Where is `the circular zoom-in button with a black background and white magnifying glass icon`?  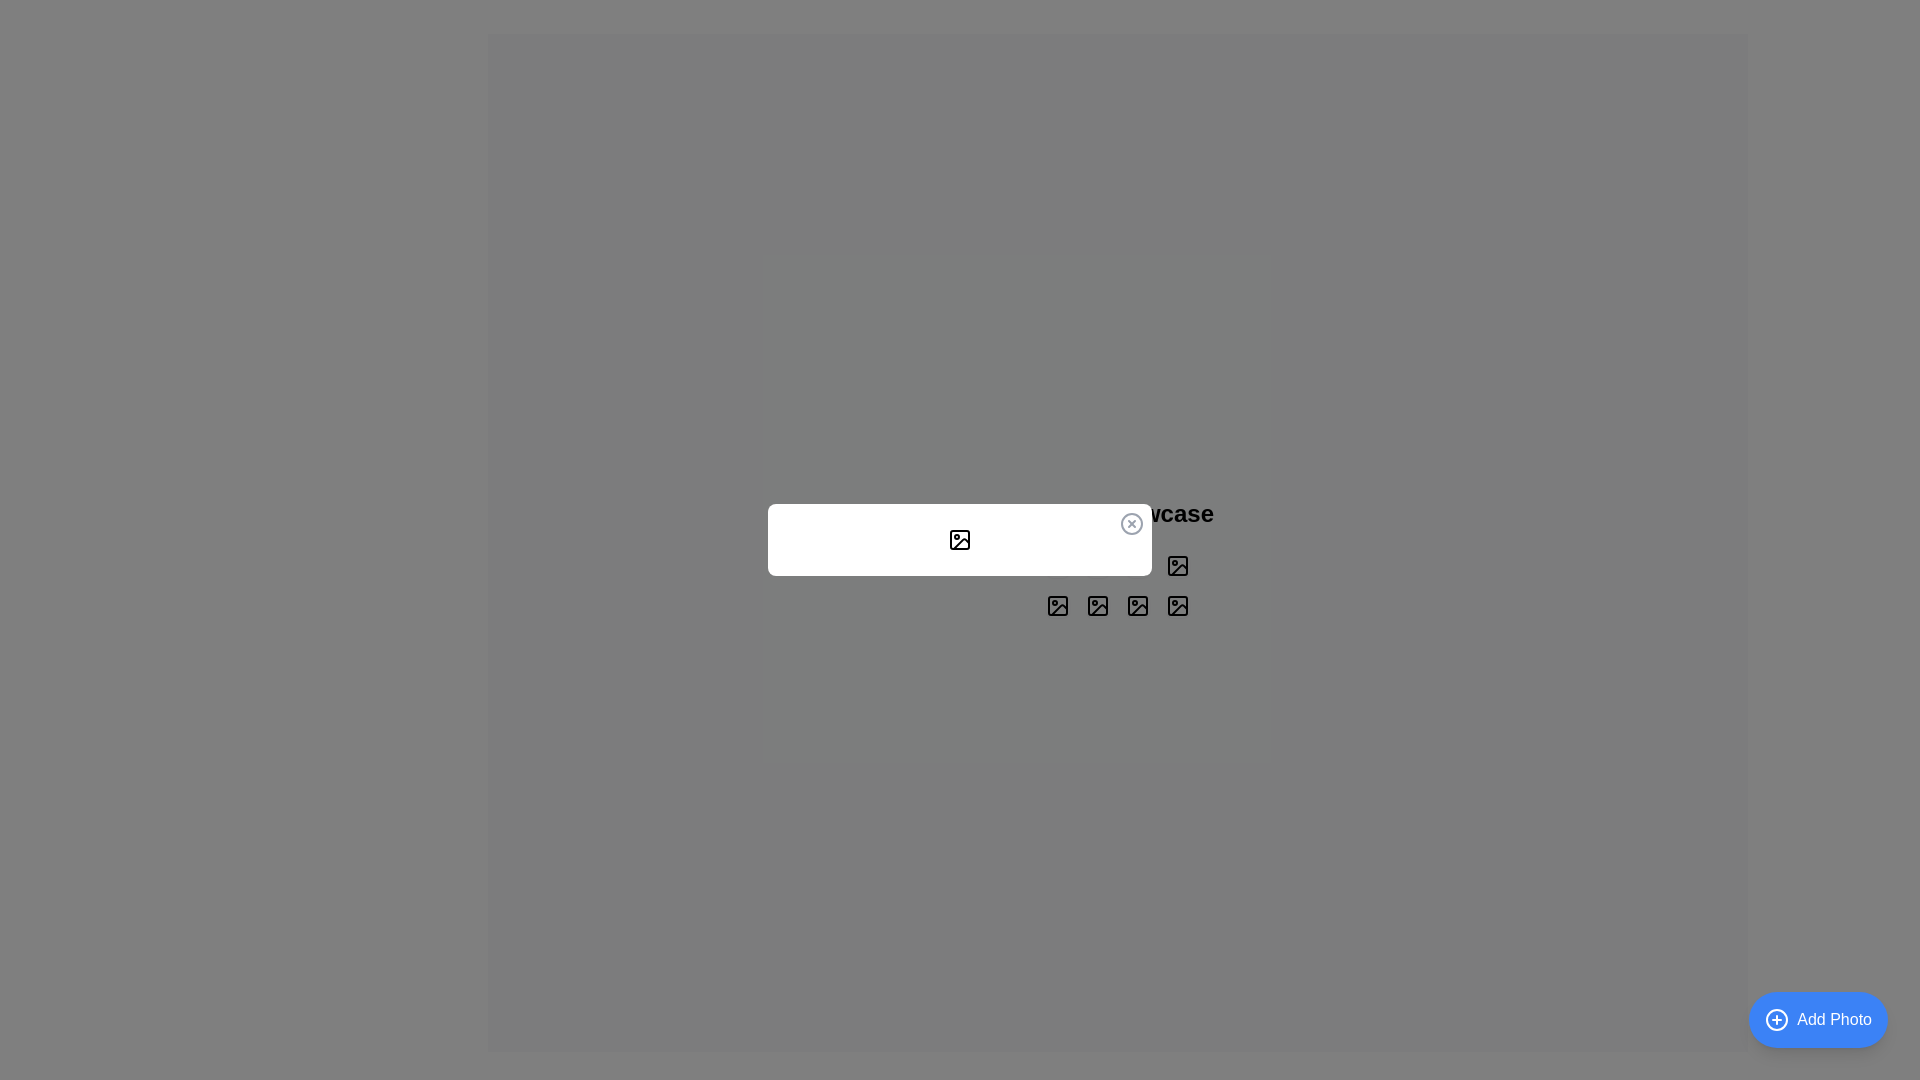 the circular zoom-in button with a black background and white magnifying glass icon is located at coordinates (1177, 566).